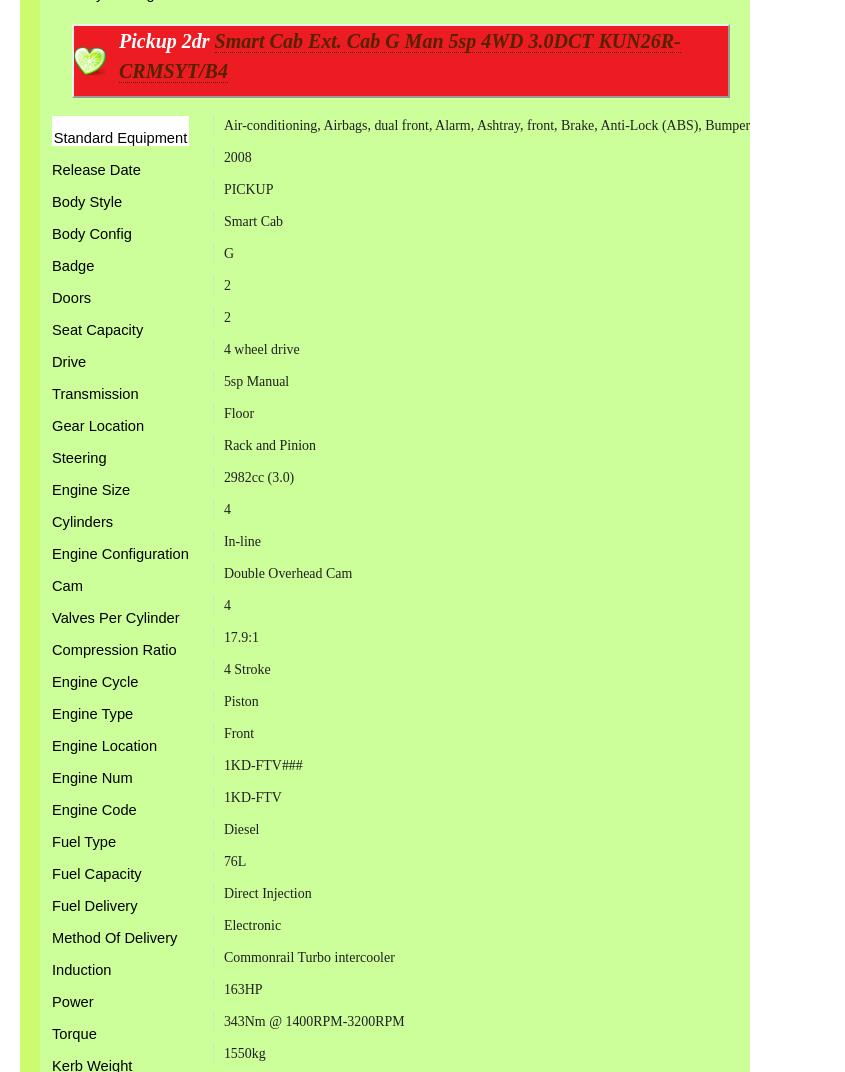  What do you see at coordinates (94, 905) in the screenshot?
I see `'Fuel Delivery'` at bounding box center [94, 905].